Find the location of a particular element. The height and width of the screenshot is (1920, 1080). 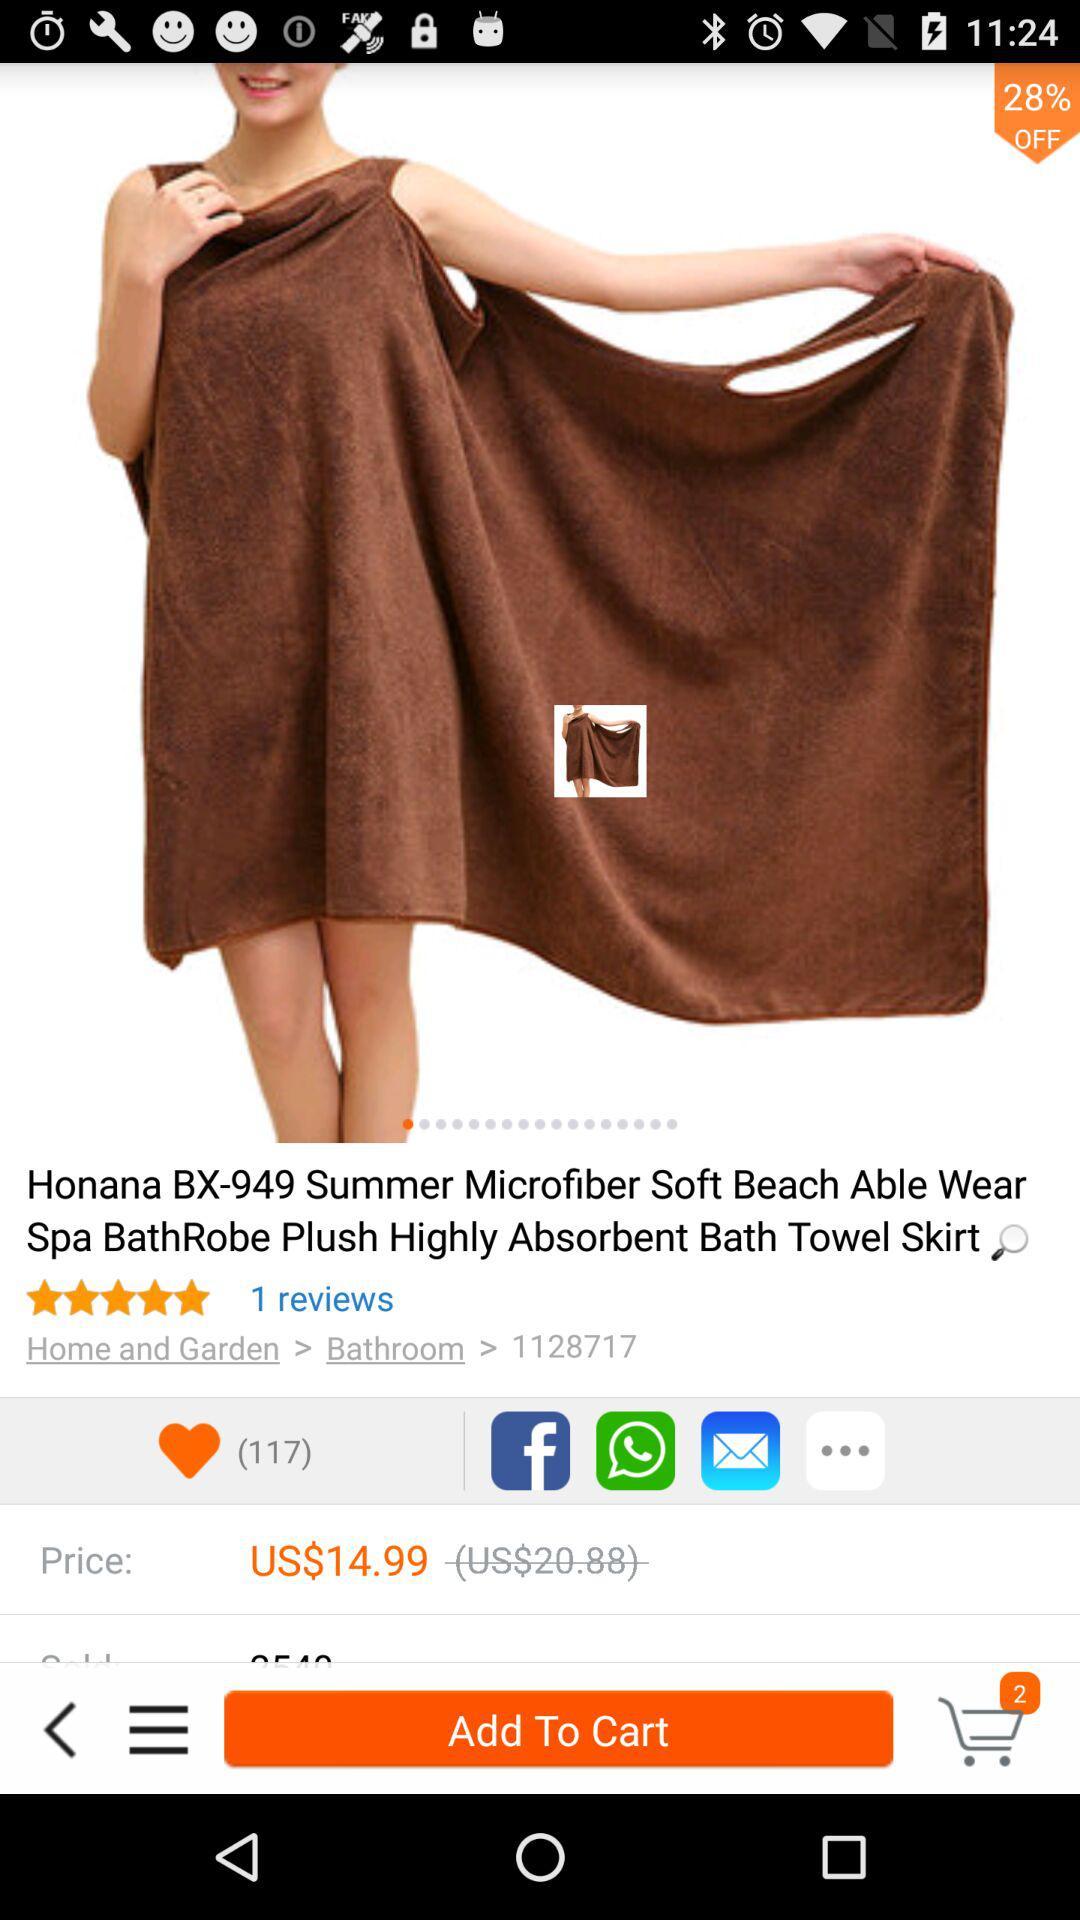

change image is located at coordinates (474, 1124).